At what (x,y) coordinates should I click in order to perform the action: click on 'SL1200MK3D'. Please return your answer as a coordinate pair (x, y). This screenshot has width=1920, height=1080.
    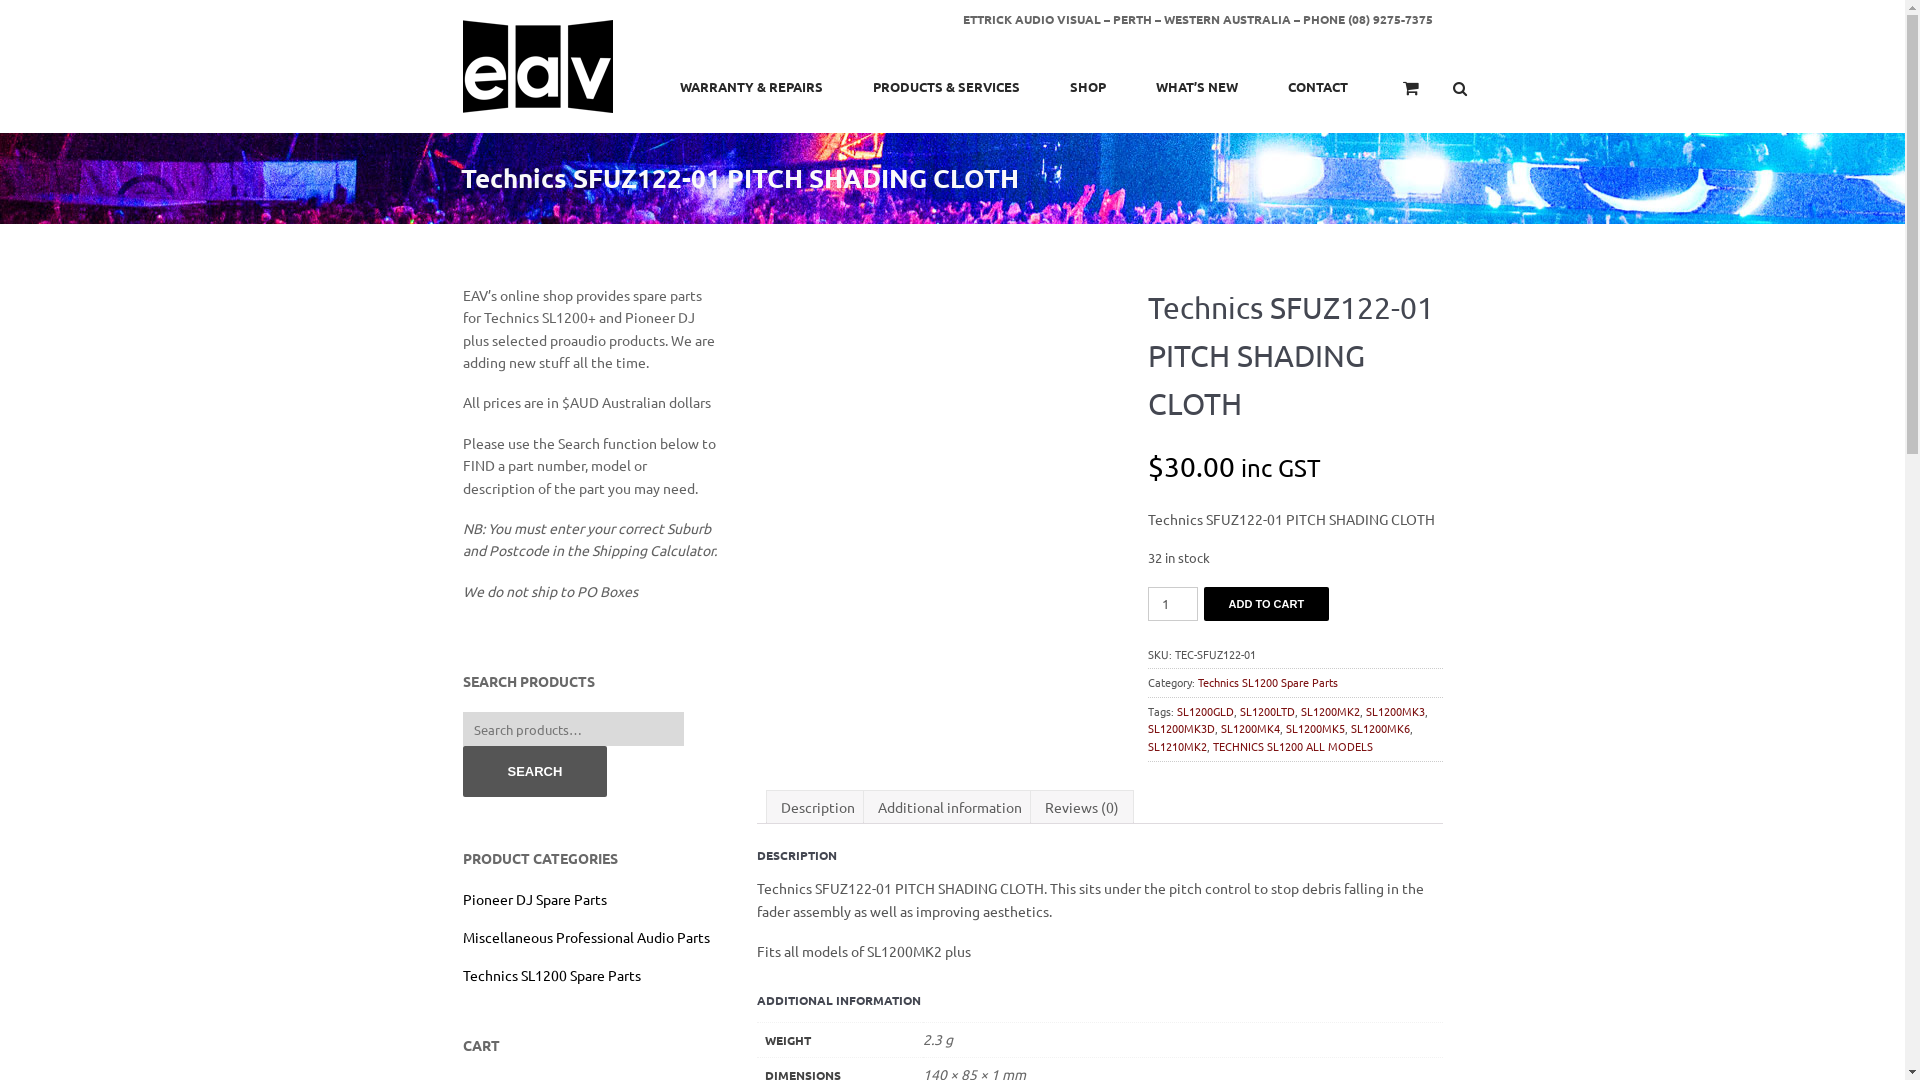
    Looking at the image, I should click on (1181, 728).